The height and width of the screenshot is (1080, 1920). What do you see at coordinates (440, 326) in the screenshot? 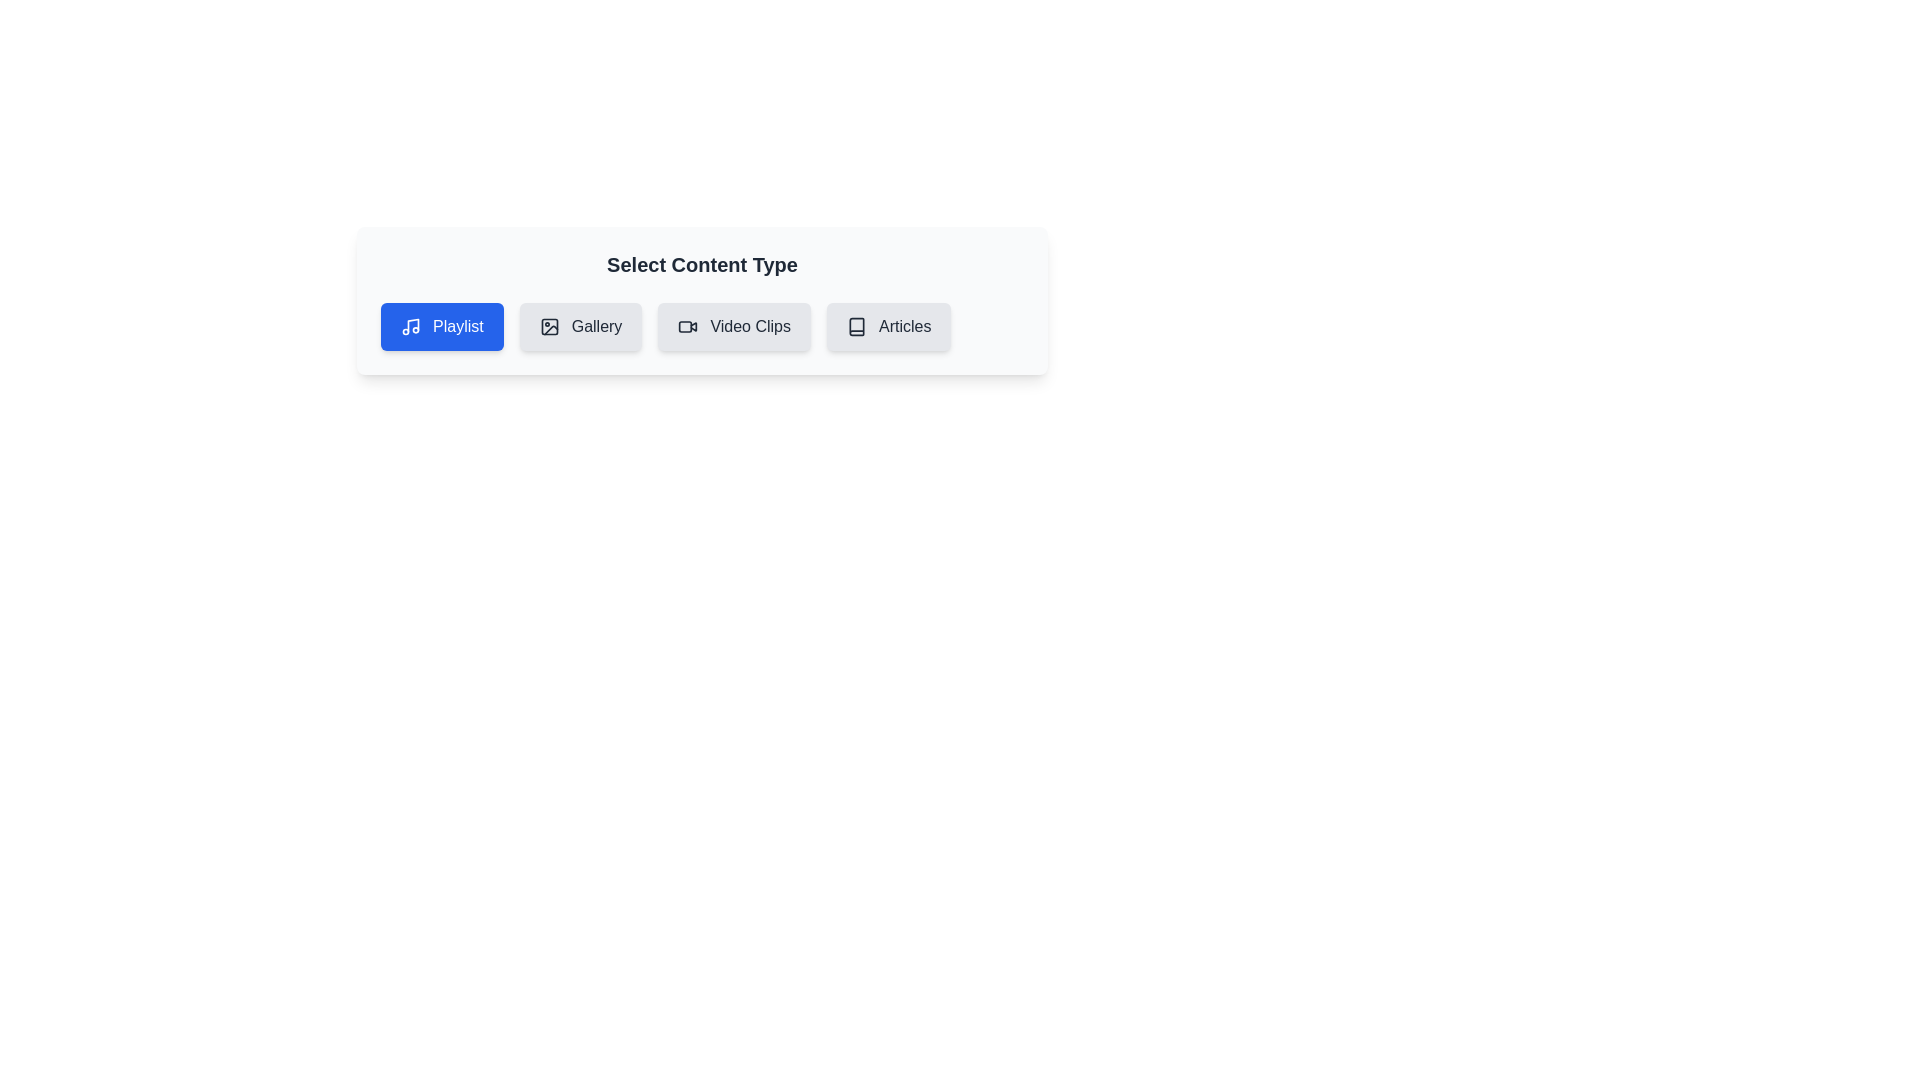
I see `the chip labeled 'Playlist' to observe its hover effect` at bounding box center [440, 326].